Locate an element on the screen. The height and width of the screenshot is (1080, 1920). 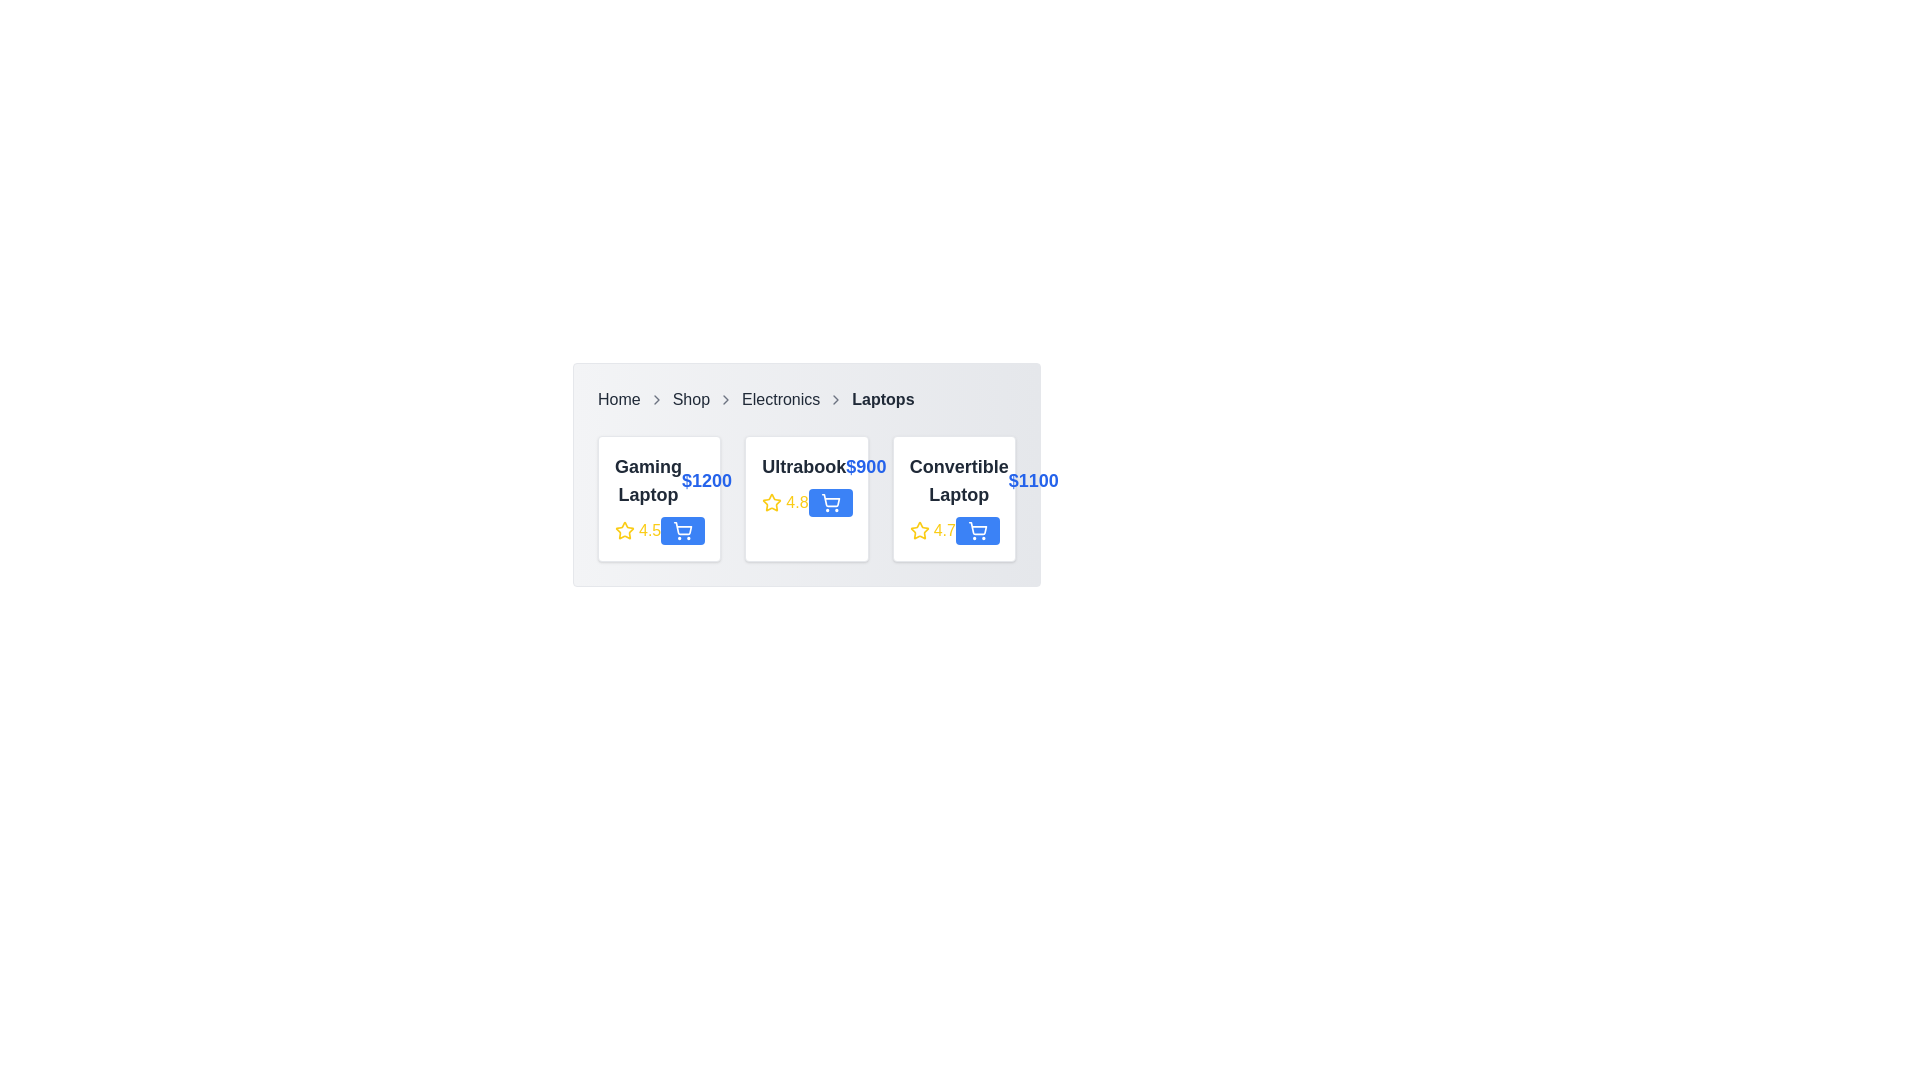
the blue button with rounded edges displaying a white shopping cart icon located at the bottom-right section of the 'Gaming Laptop' card is located at coordinates (683, 530).